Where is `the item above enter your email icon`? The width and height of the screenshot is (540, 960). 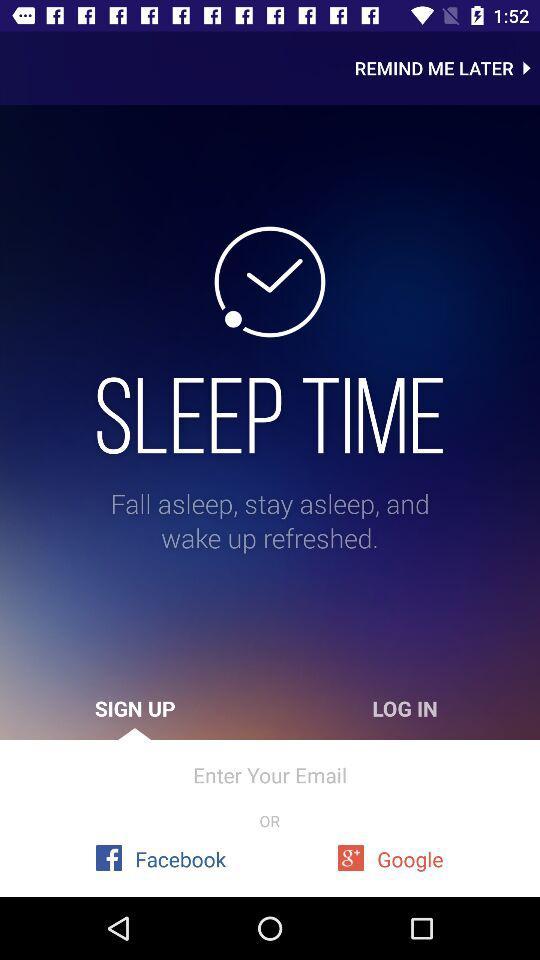 the item above enter your email icon is located at coordinates (135, 708).